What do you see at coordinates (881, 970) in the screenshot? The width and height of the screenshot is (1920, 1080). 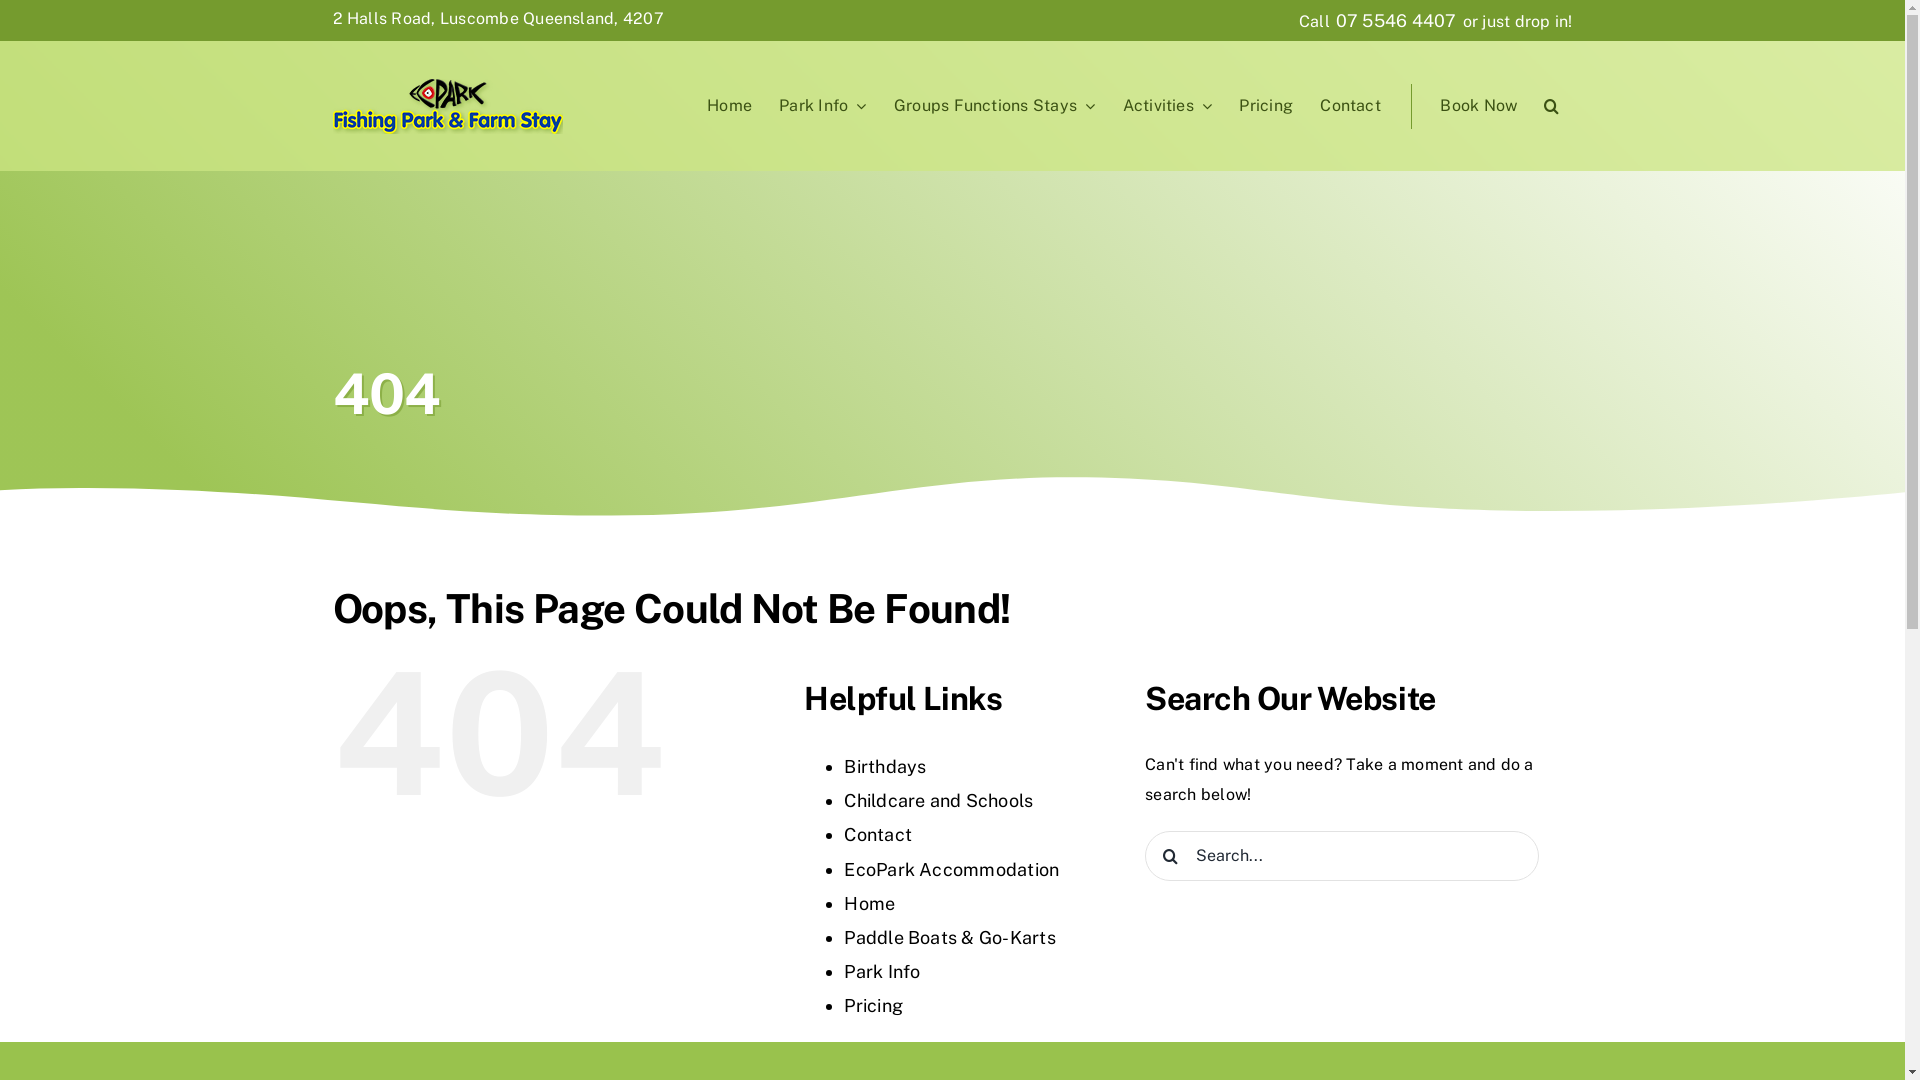 I see `'Park Info'` at bounding box center [881, 970].